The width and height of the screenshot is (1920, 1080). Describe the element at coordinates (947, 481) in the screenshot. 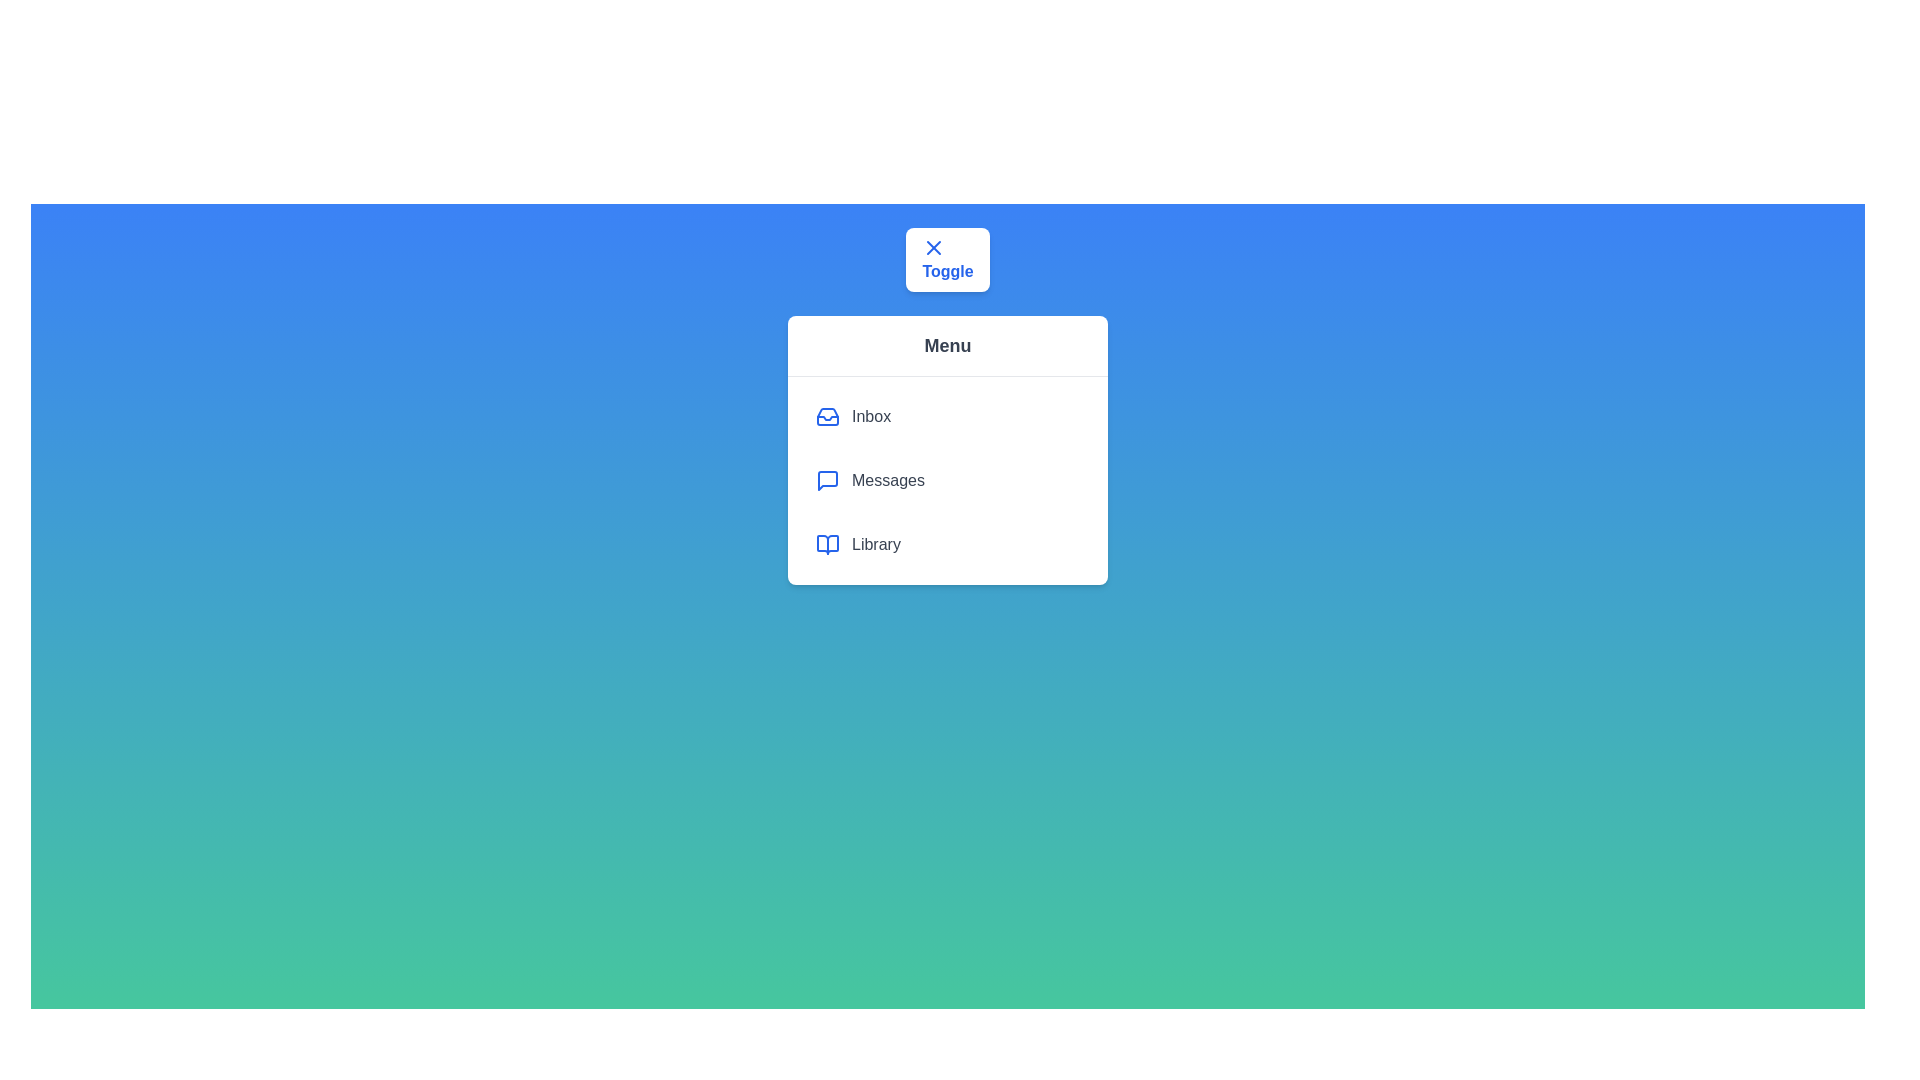

I see `the menu item Messages to highlight it` at that location.